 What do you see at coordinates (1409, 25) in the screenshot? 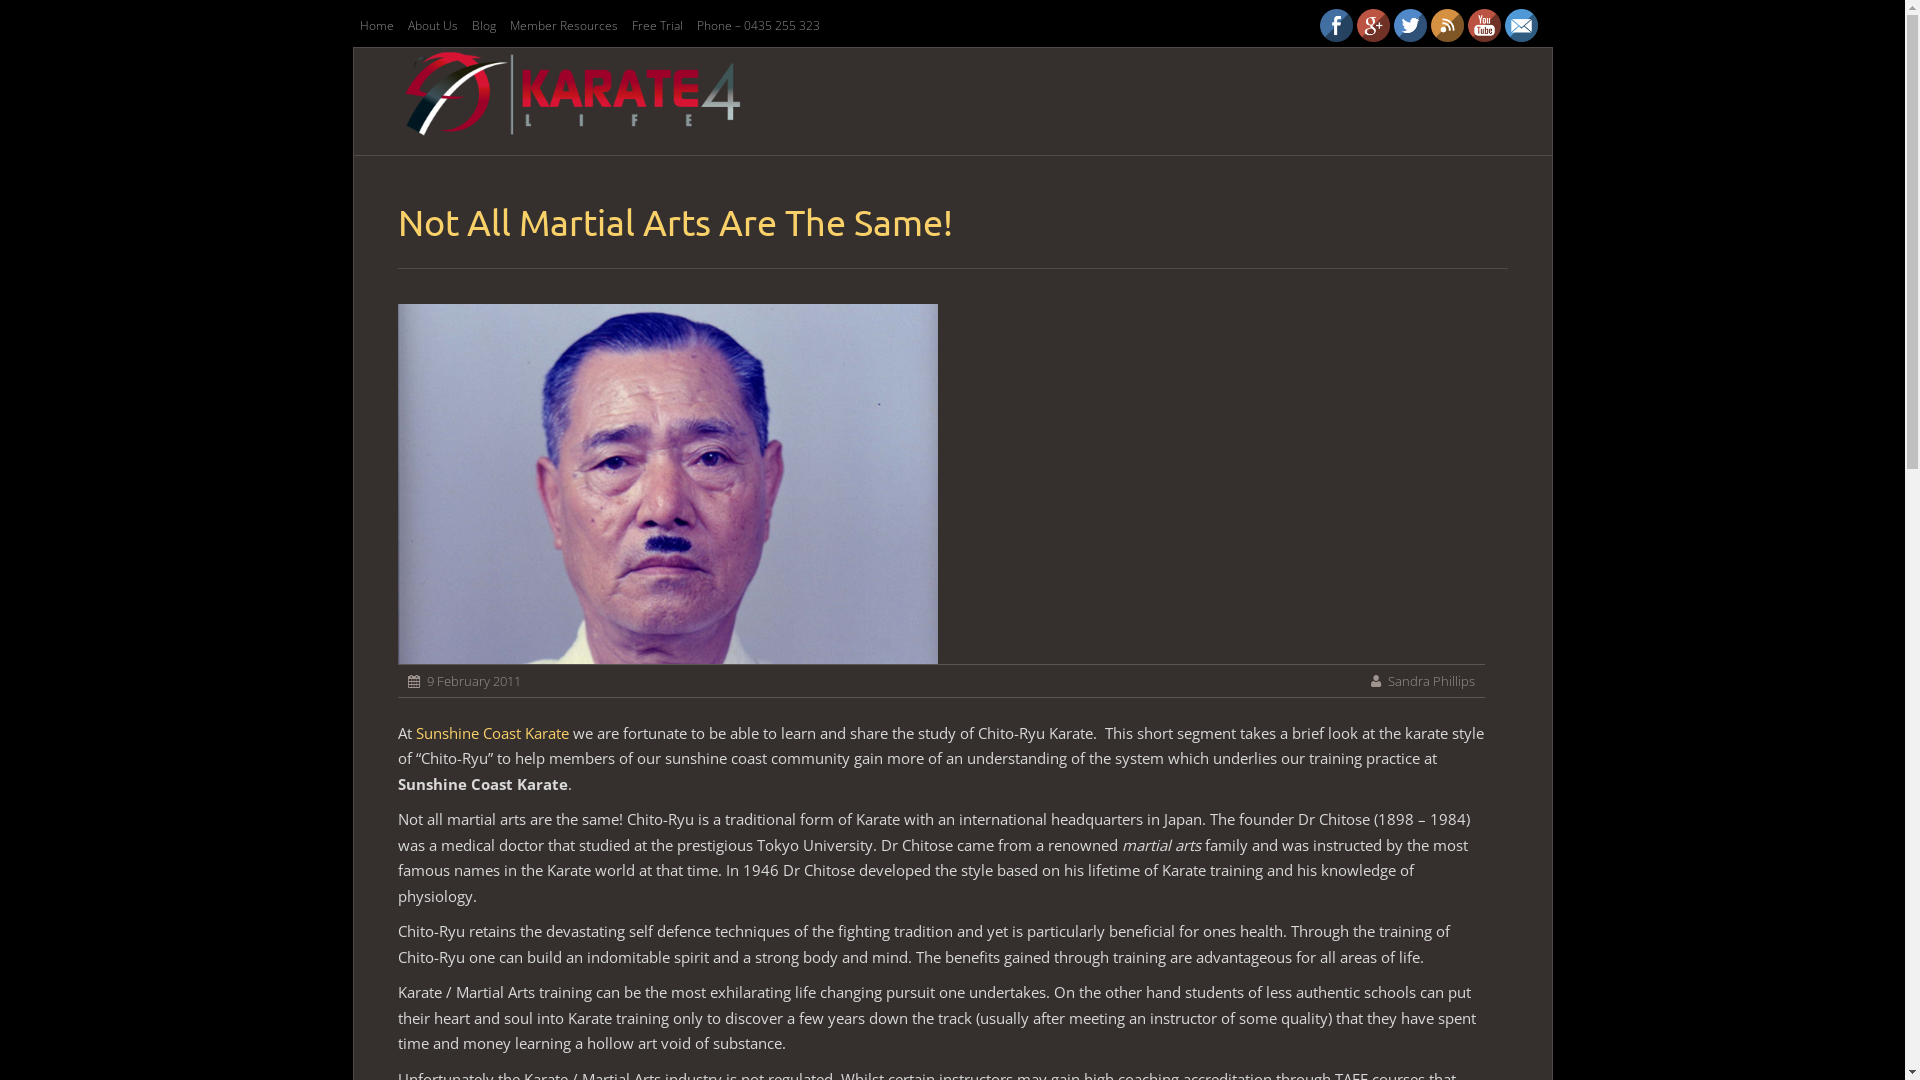
I see `'Twitter'` at bounding box center [1409, 25].